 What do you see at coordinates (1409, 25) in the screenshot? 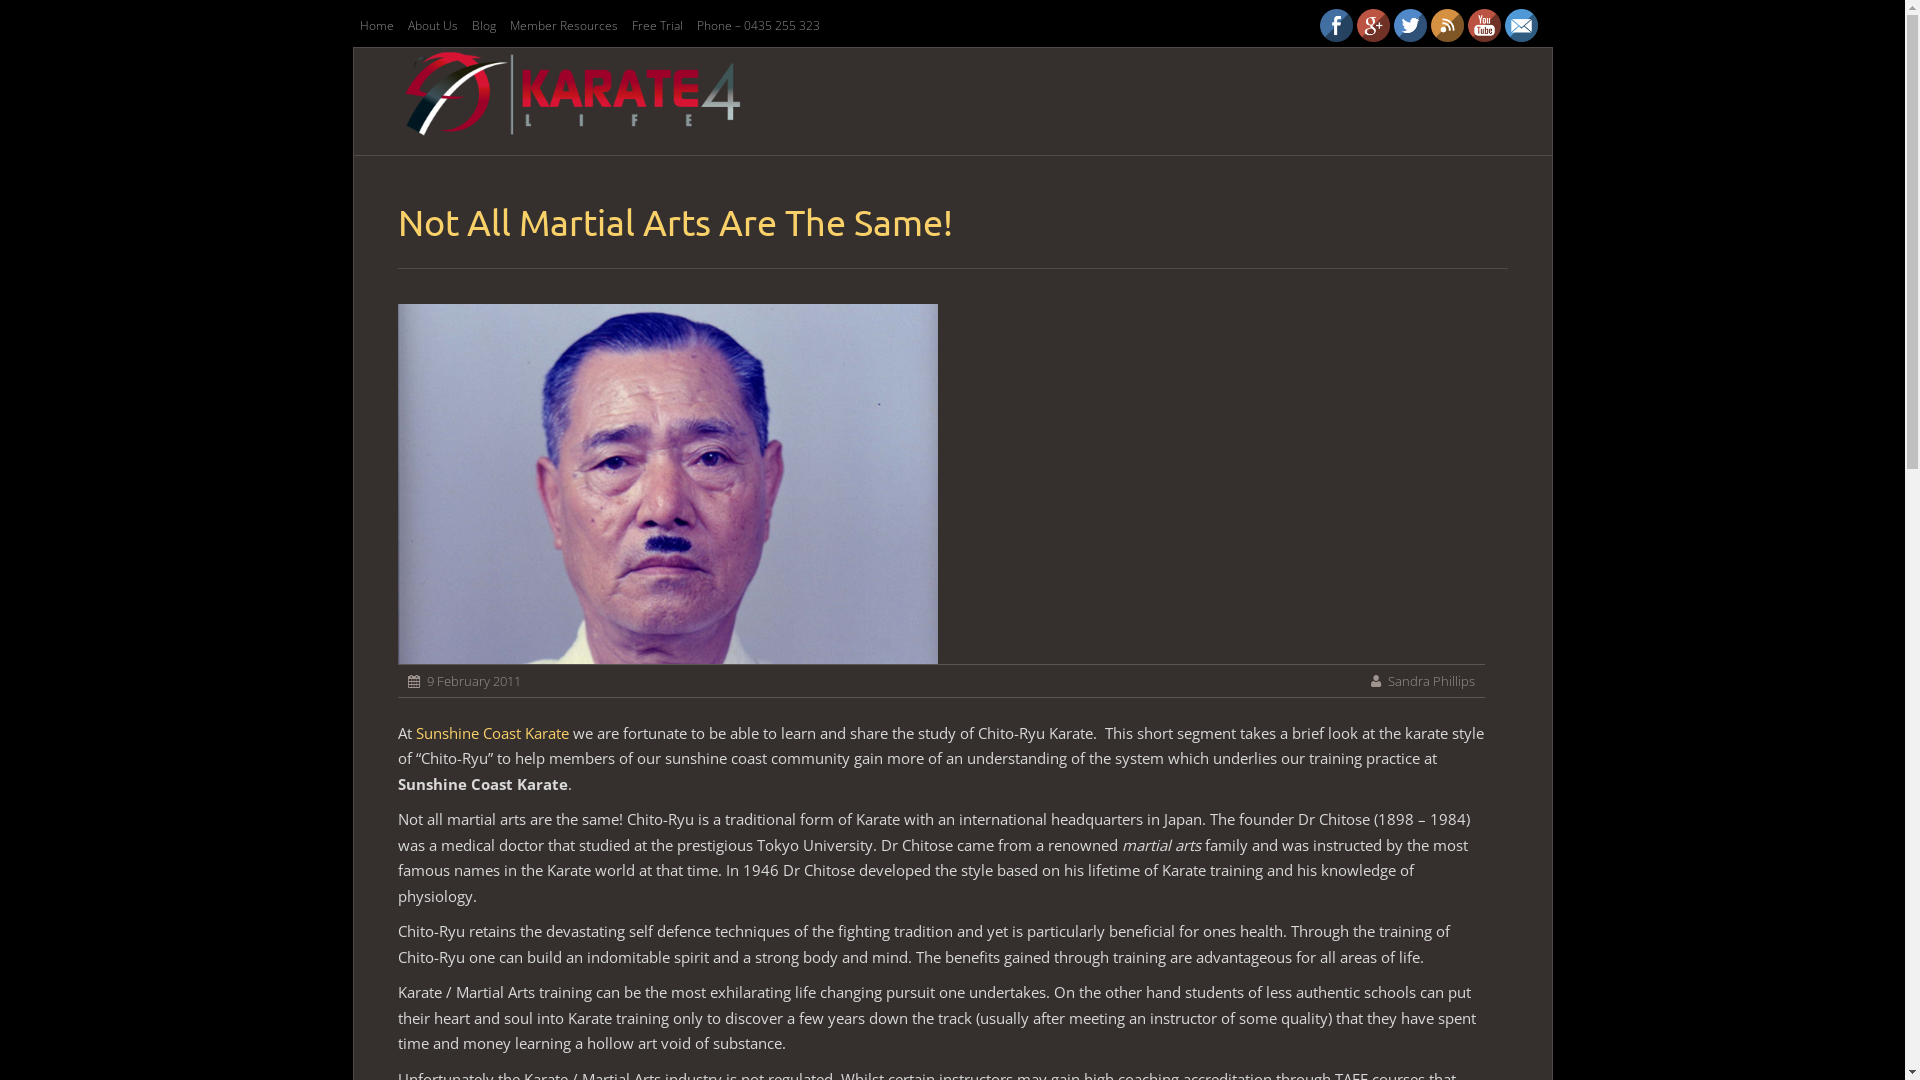
I see `'Twitter'` at bounding box center [1409, 25].